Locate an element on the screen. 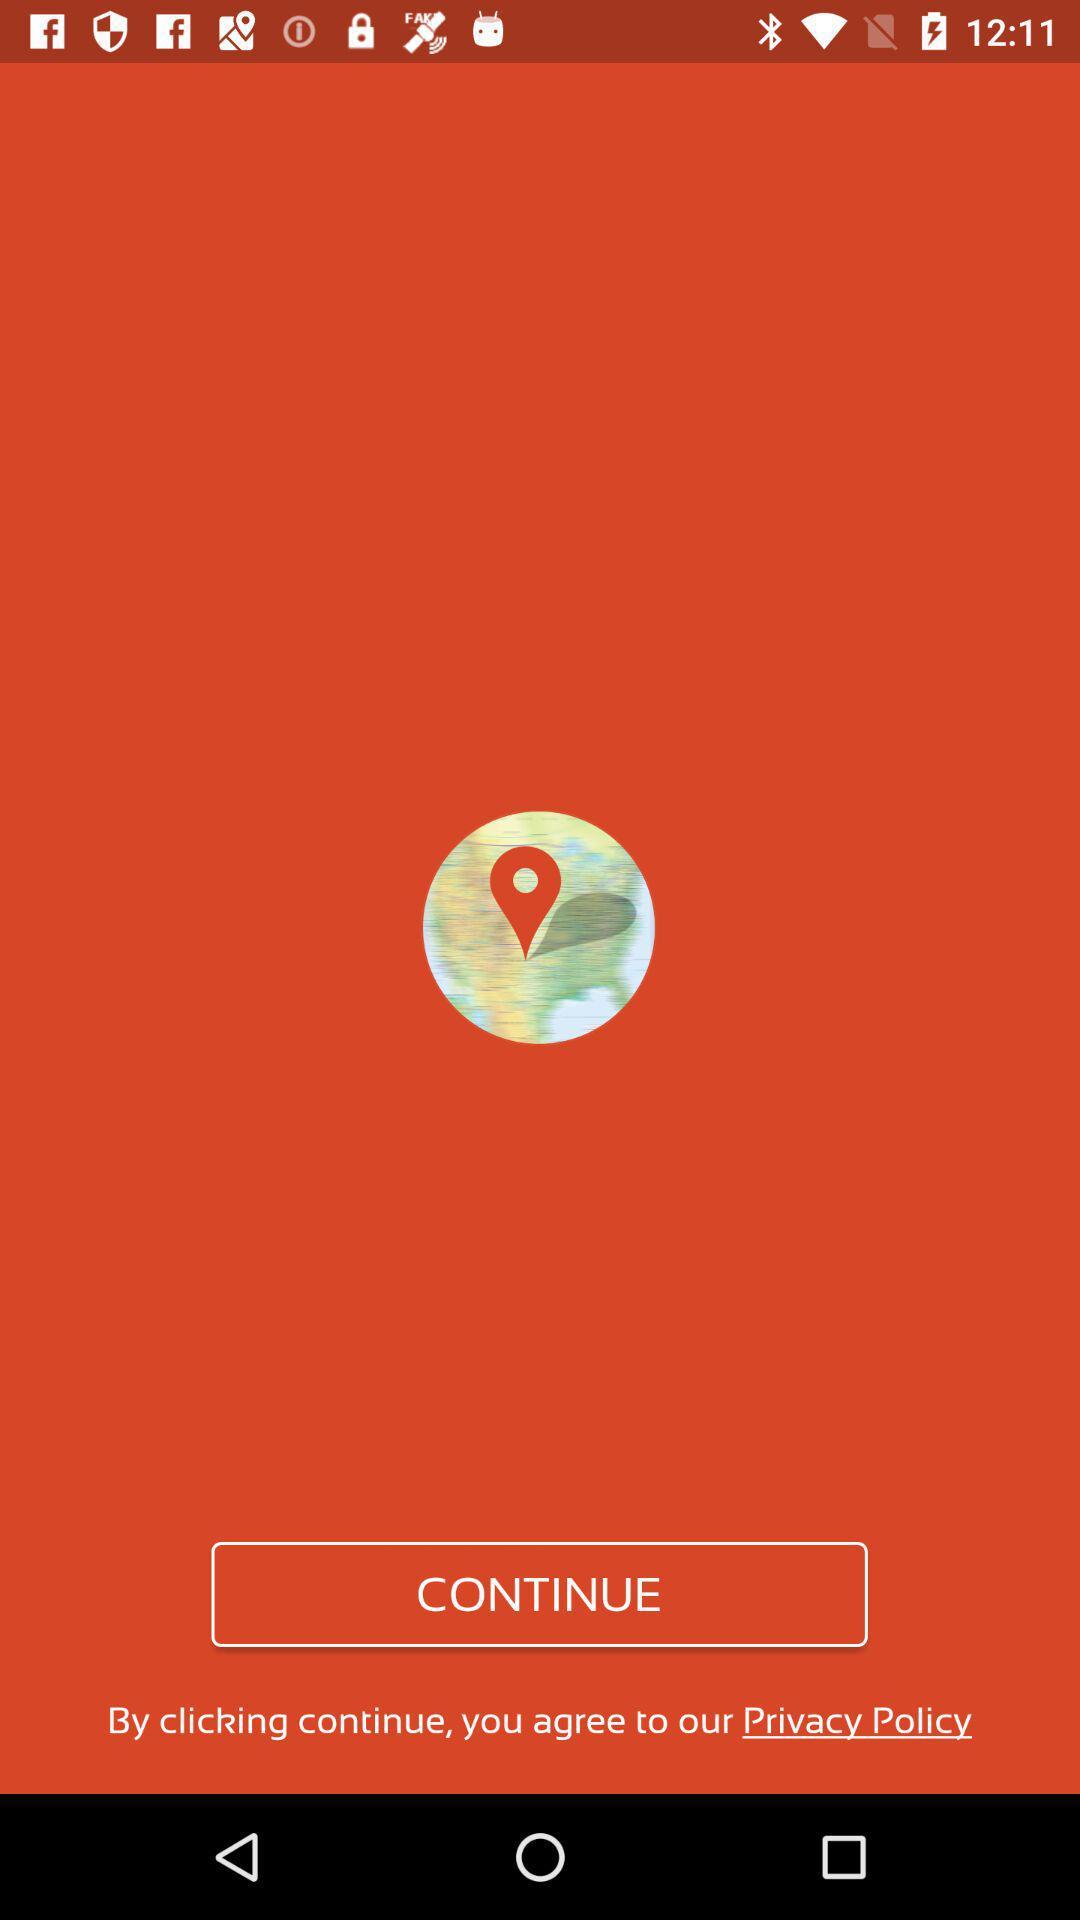  the by clicking continue icon is located at coordinates (538, 1719).